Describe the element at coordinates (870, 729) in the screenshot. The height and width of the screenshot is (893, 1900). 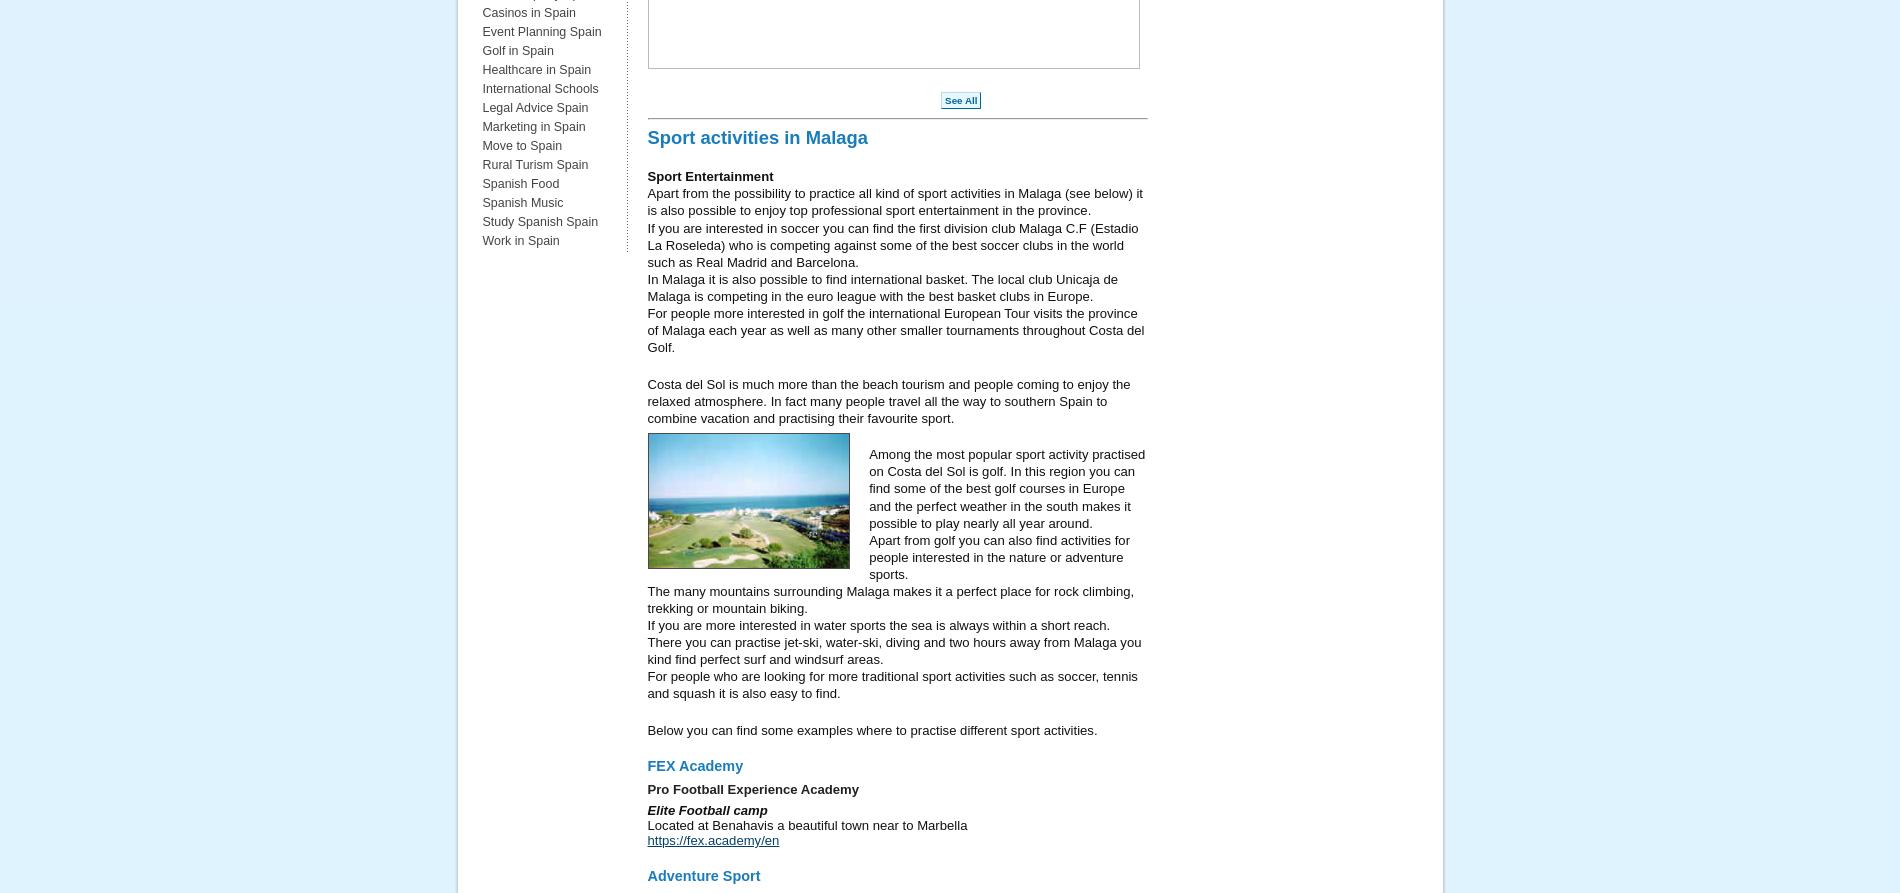
I see `'Below you can find some examples where to practise different sport activities.'` at that location.